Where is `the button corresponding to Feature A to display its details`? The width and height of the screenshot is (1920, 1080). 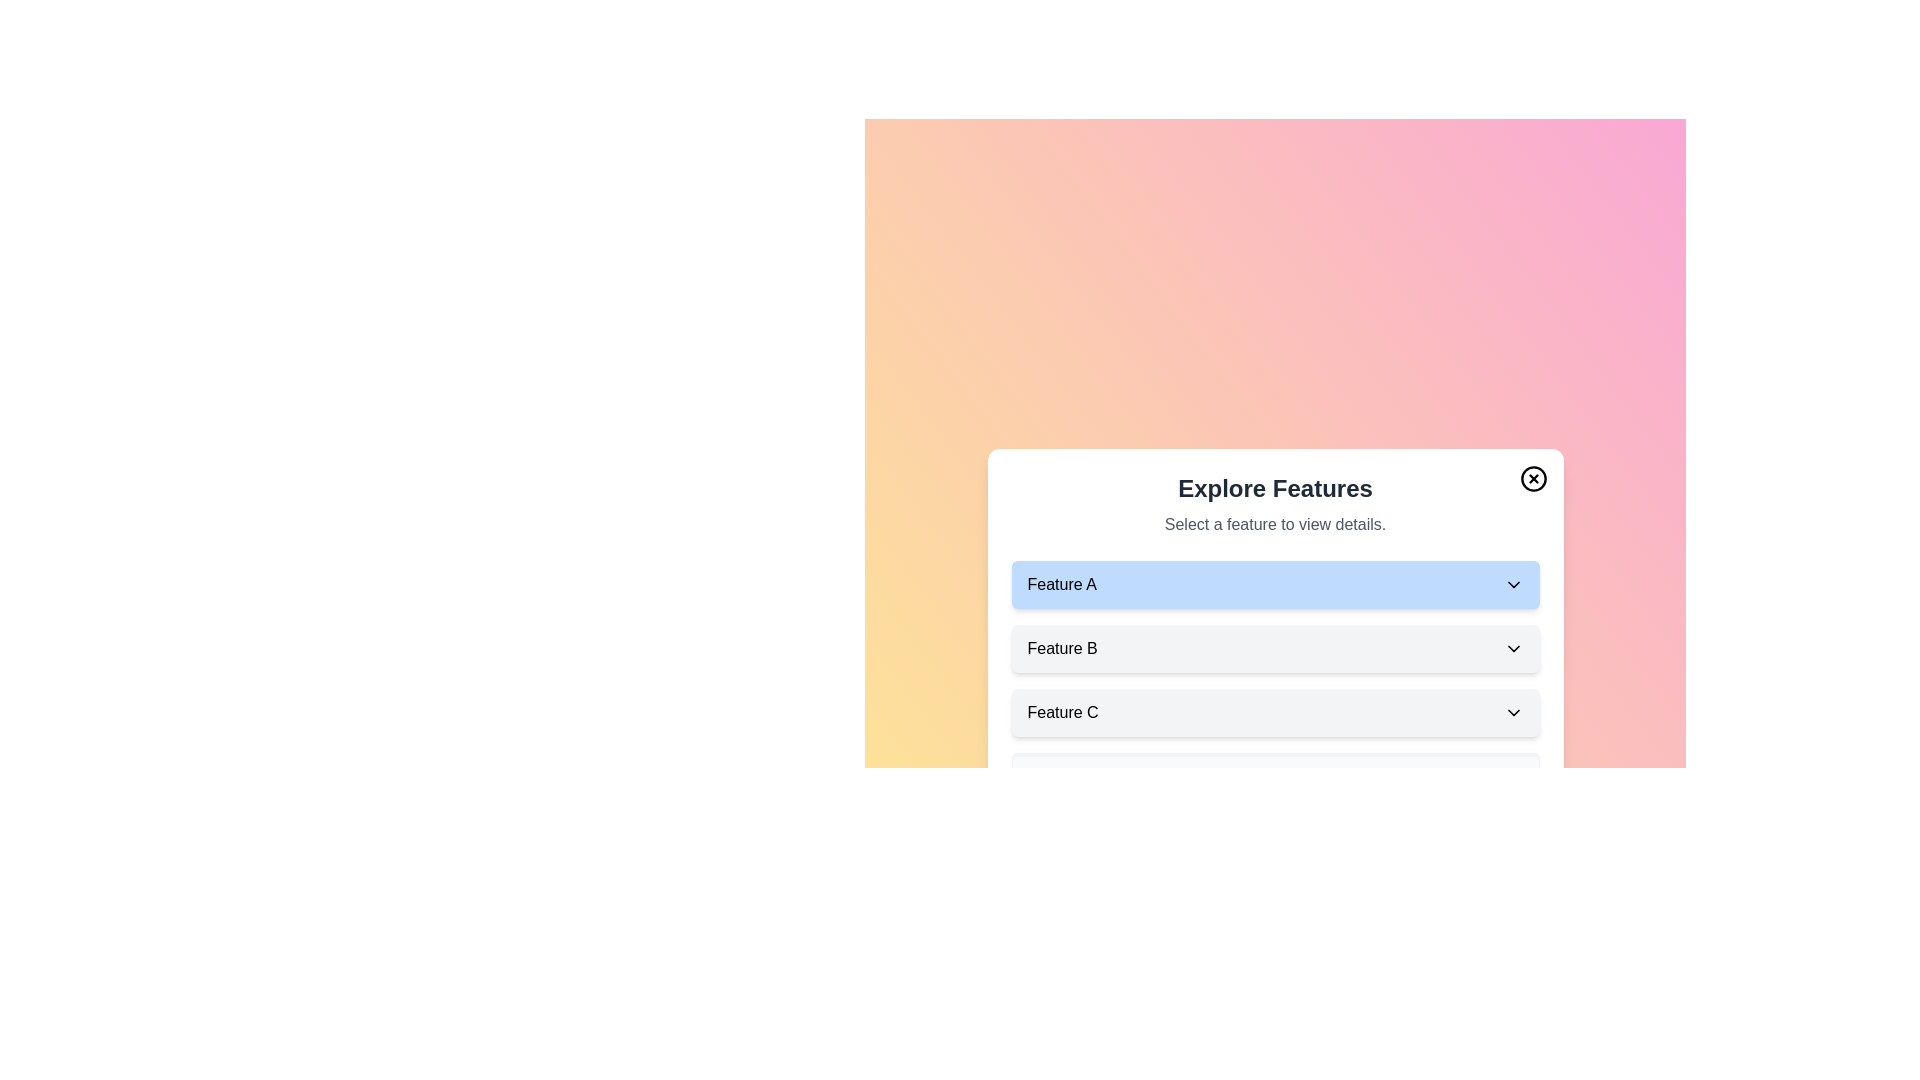 the button corresponding to Feature A to display its details is located at coordinates (1274, 585).